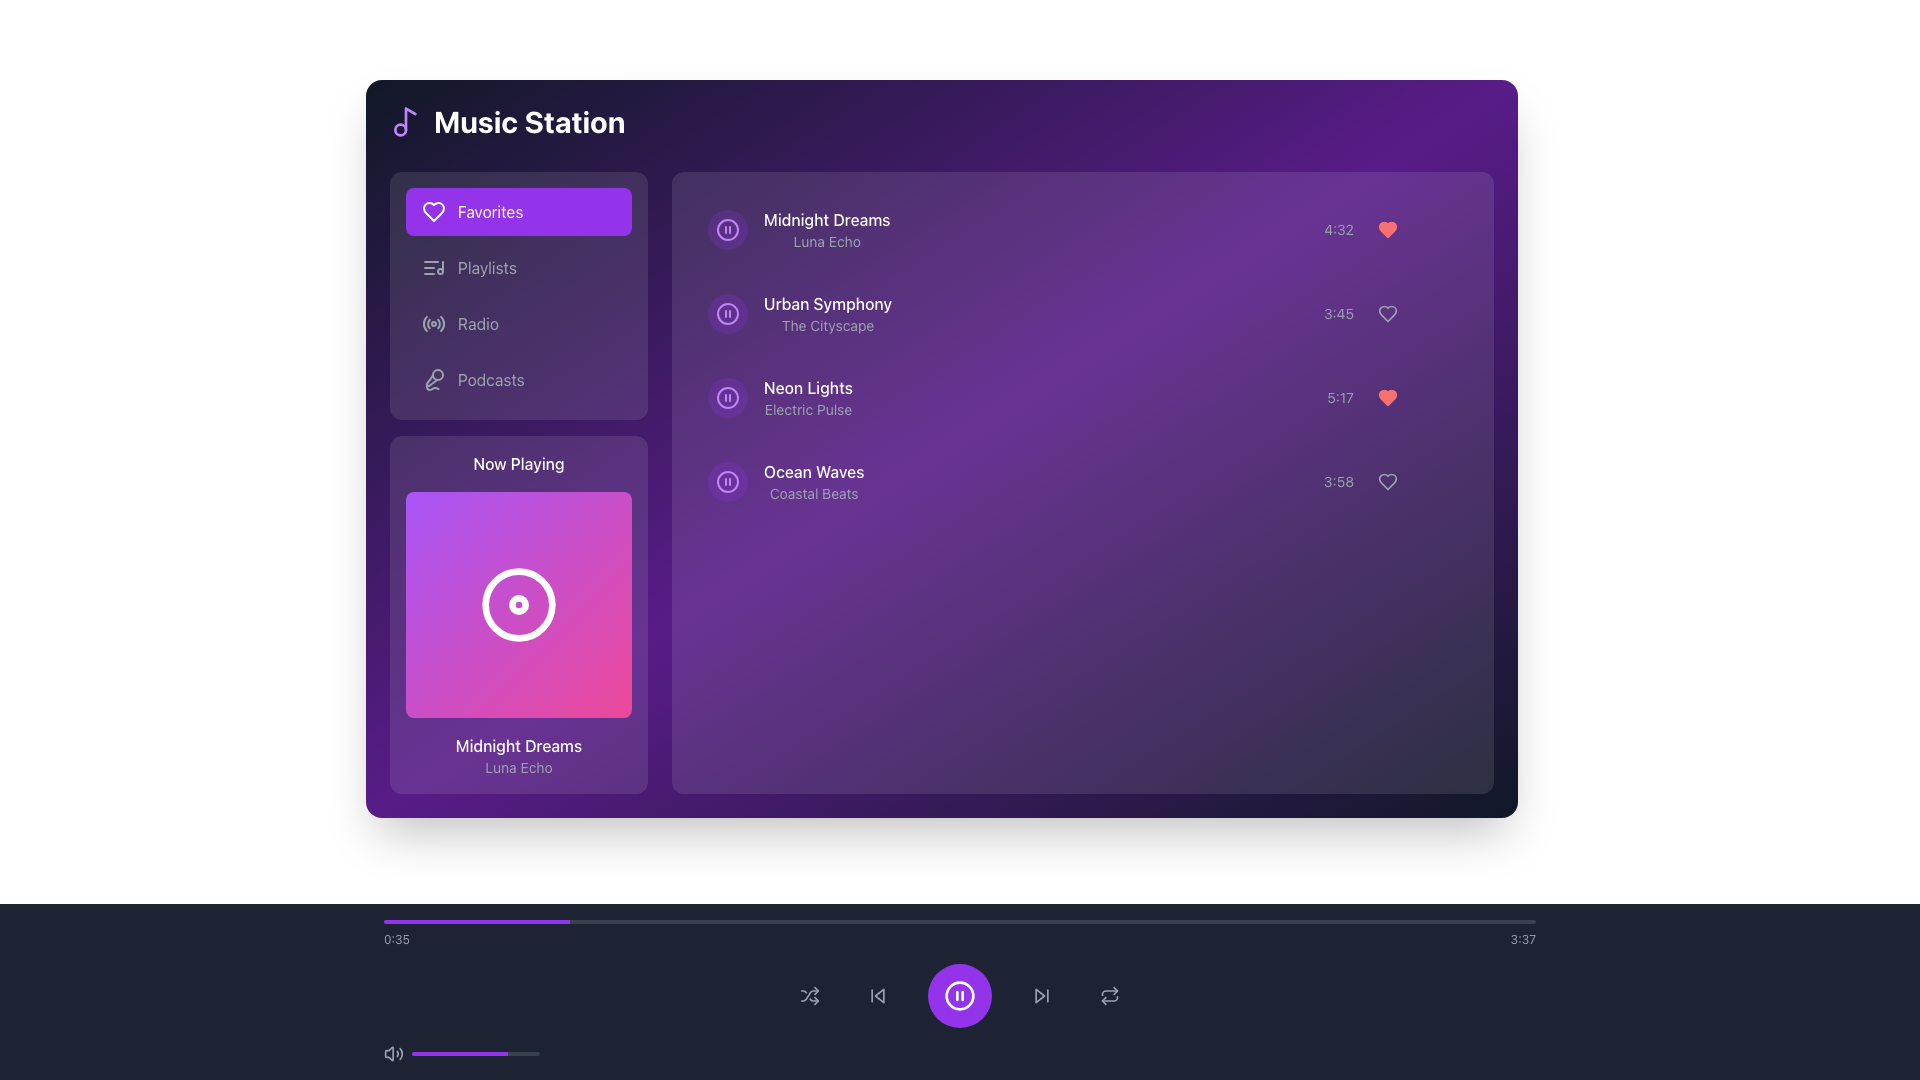  I want to click on the favorite button icon located in the fourth row of the vertical list in the right panel, positioned to the right of the duration text '3:58', so click(1389, 482).